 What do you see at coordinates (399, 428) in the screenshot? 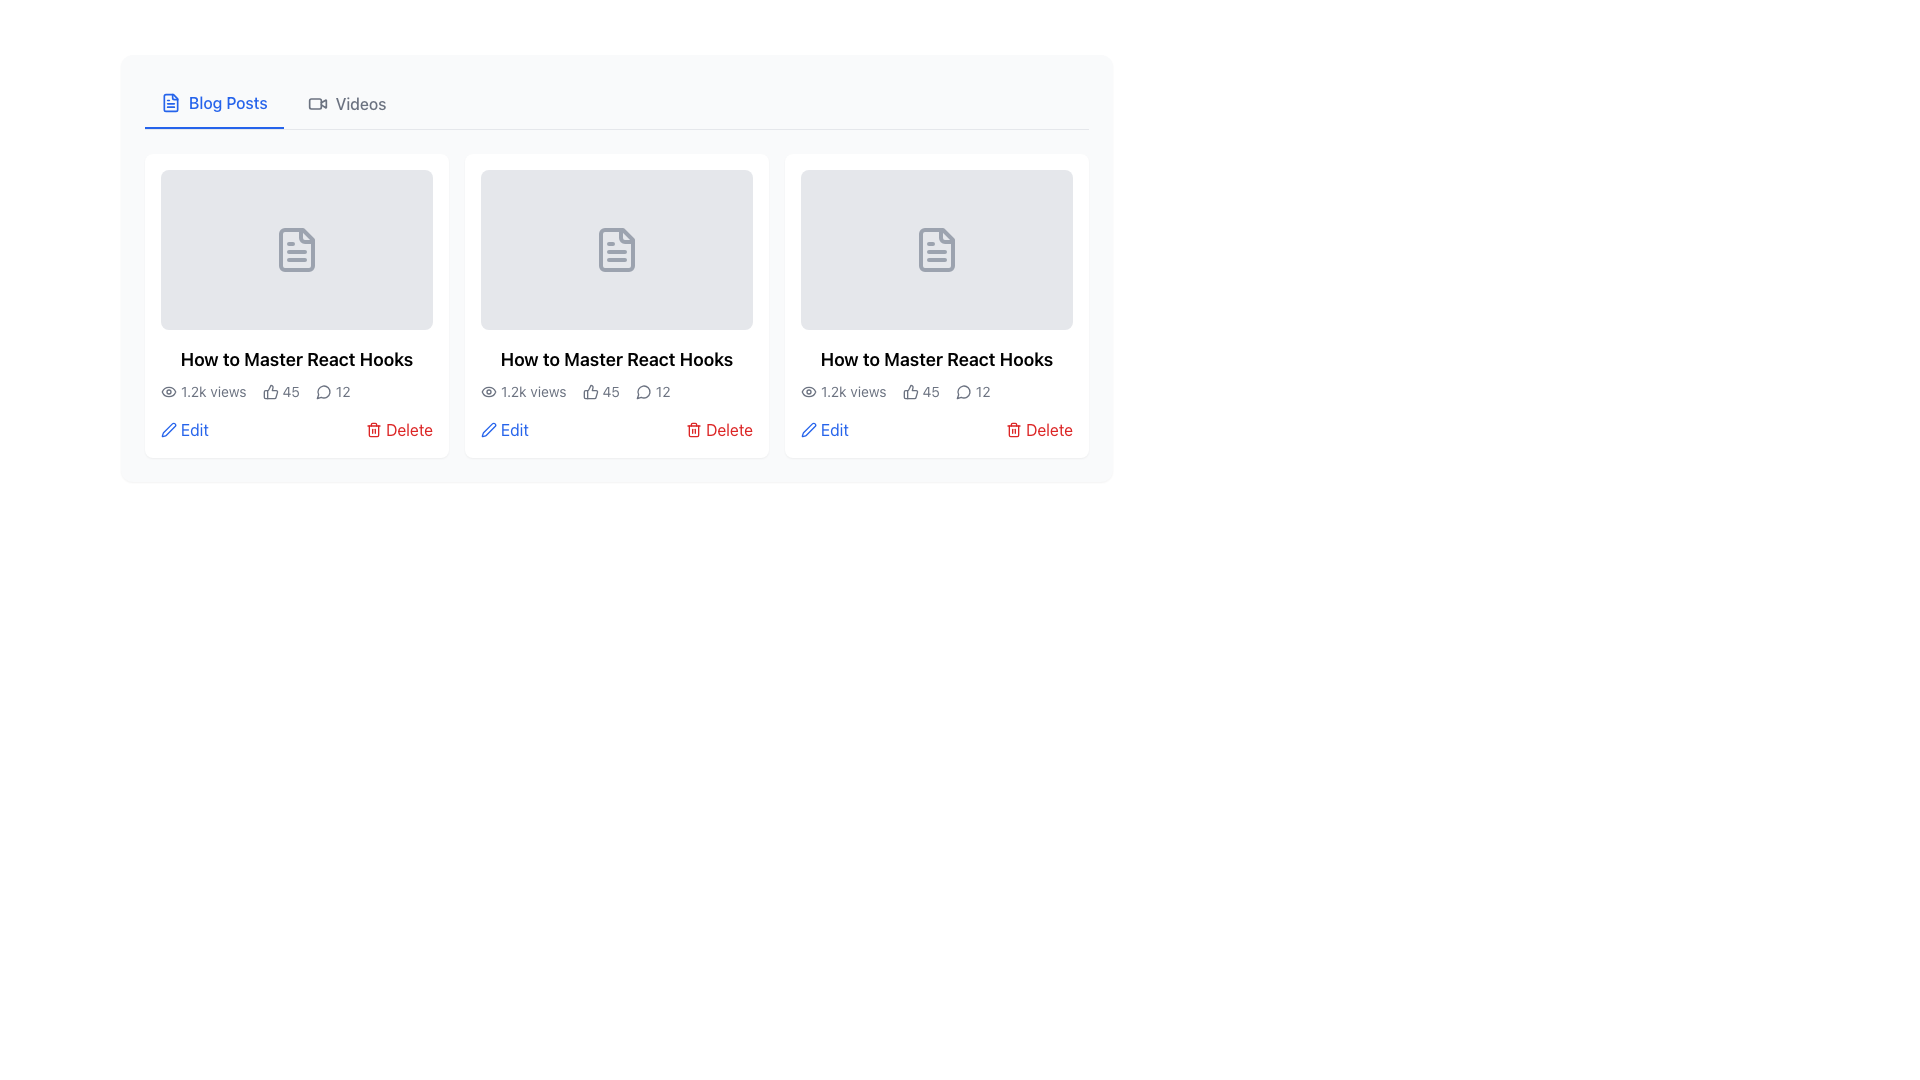
I see `the red 'Delete' button link with a trash can icon` at bounding box center [399, 428].